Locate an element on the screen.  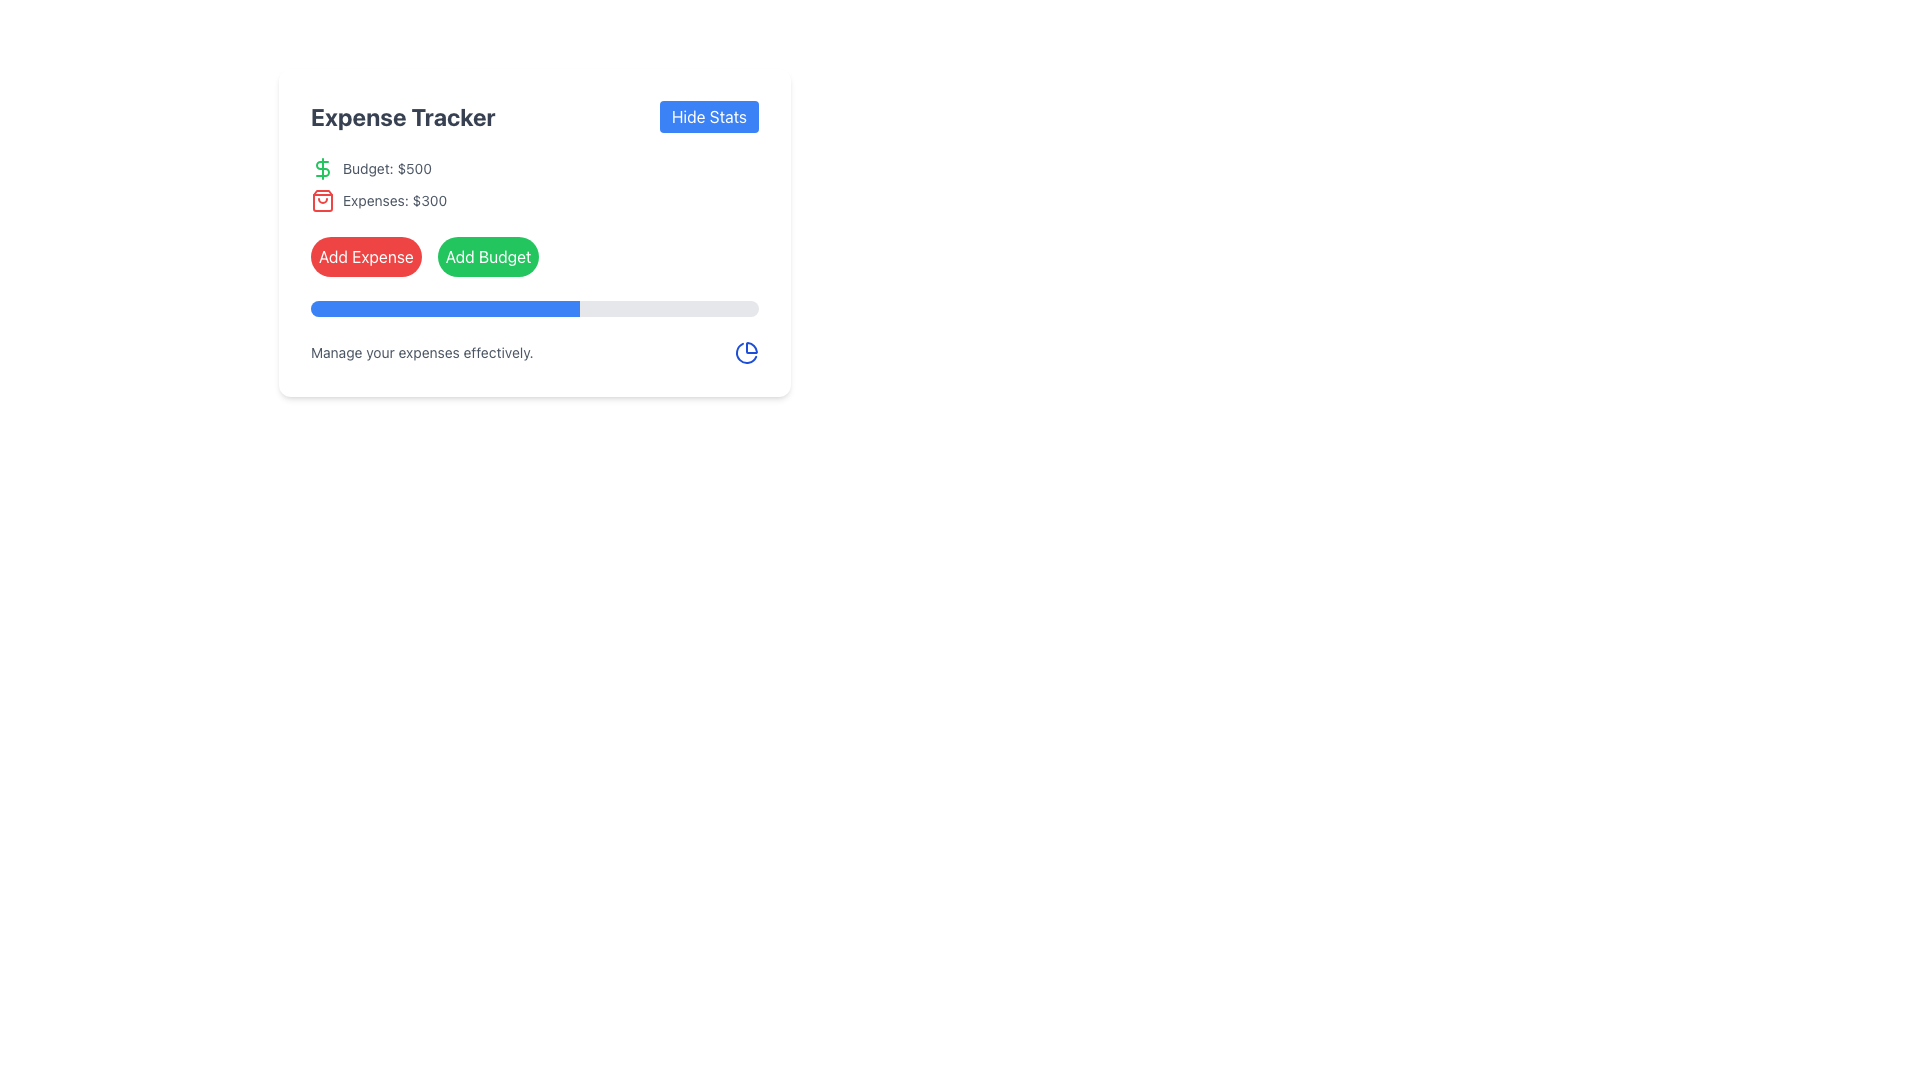
the red, rounded 'Add Expense' button to initiate the expense addition process is located at coordinates (366, 256).